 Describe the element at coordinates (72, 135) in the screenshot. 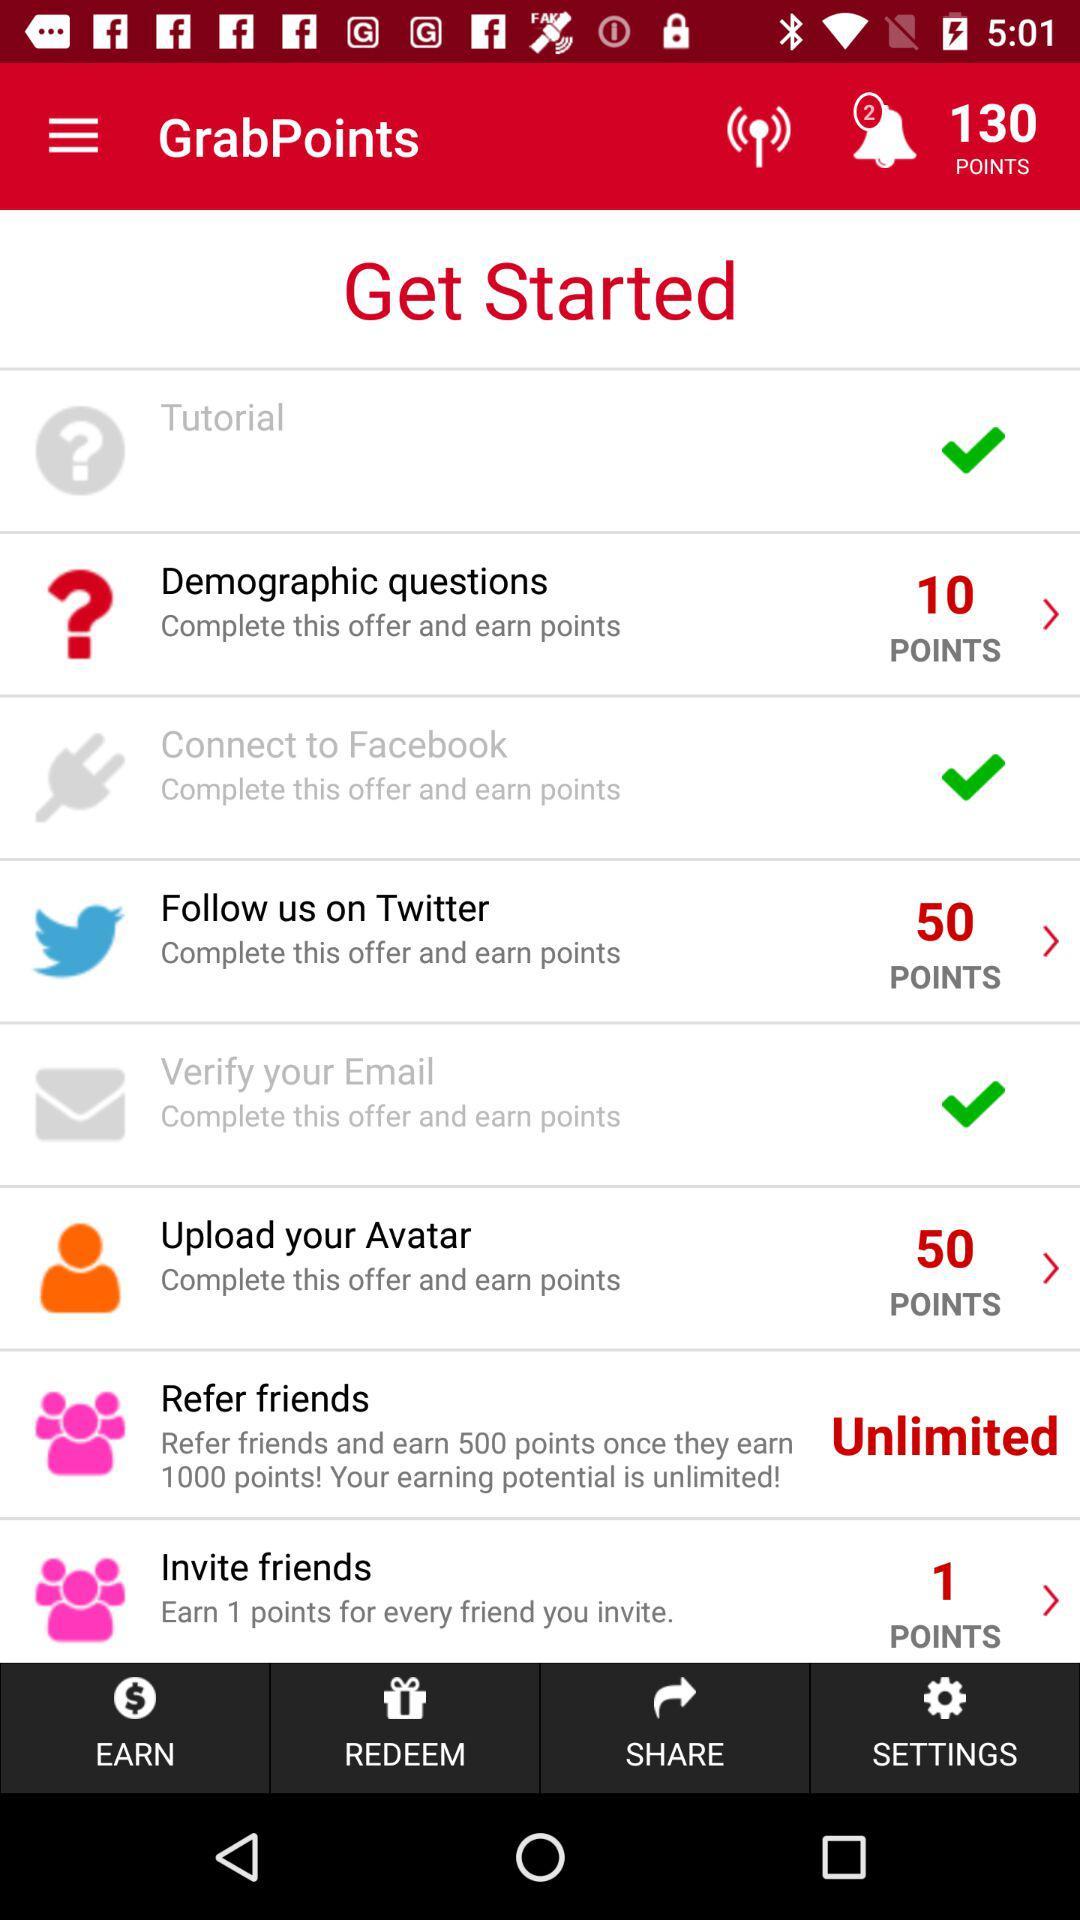

I see `the icon above get started` at that location.